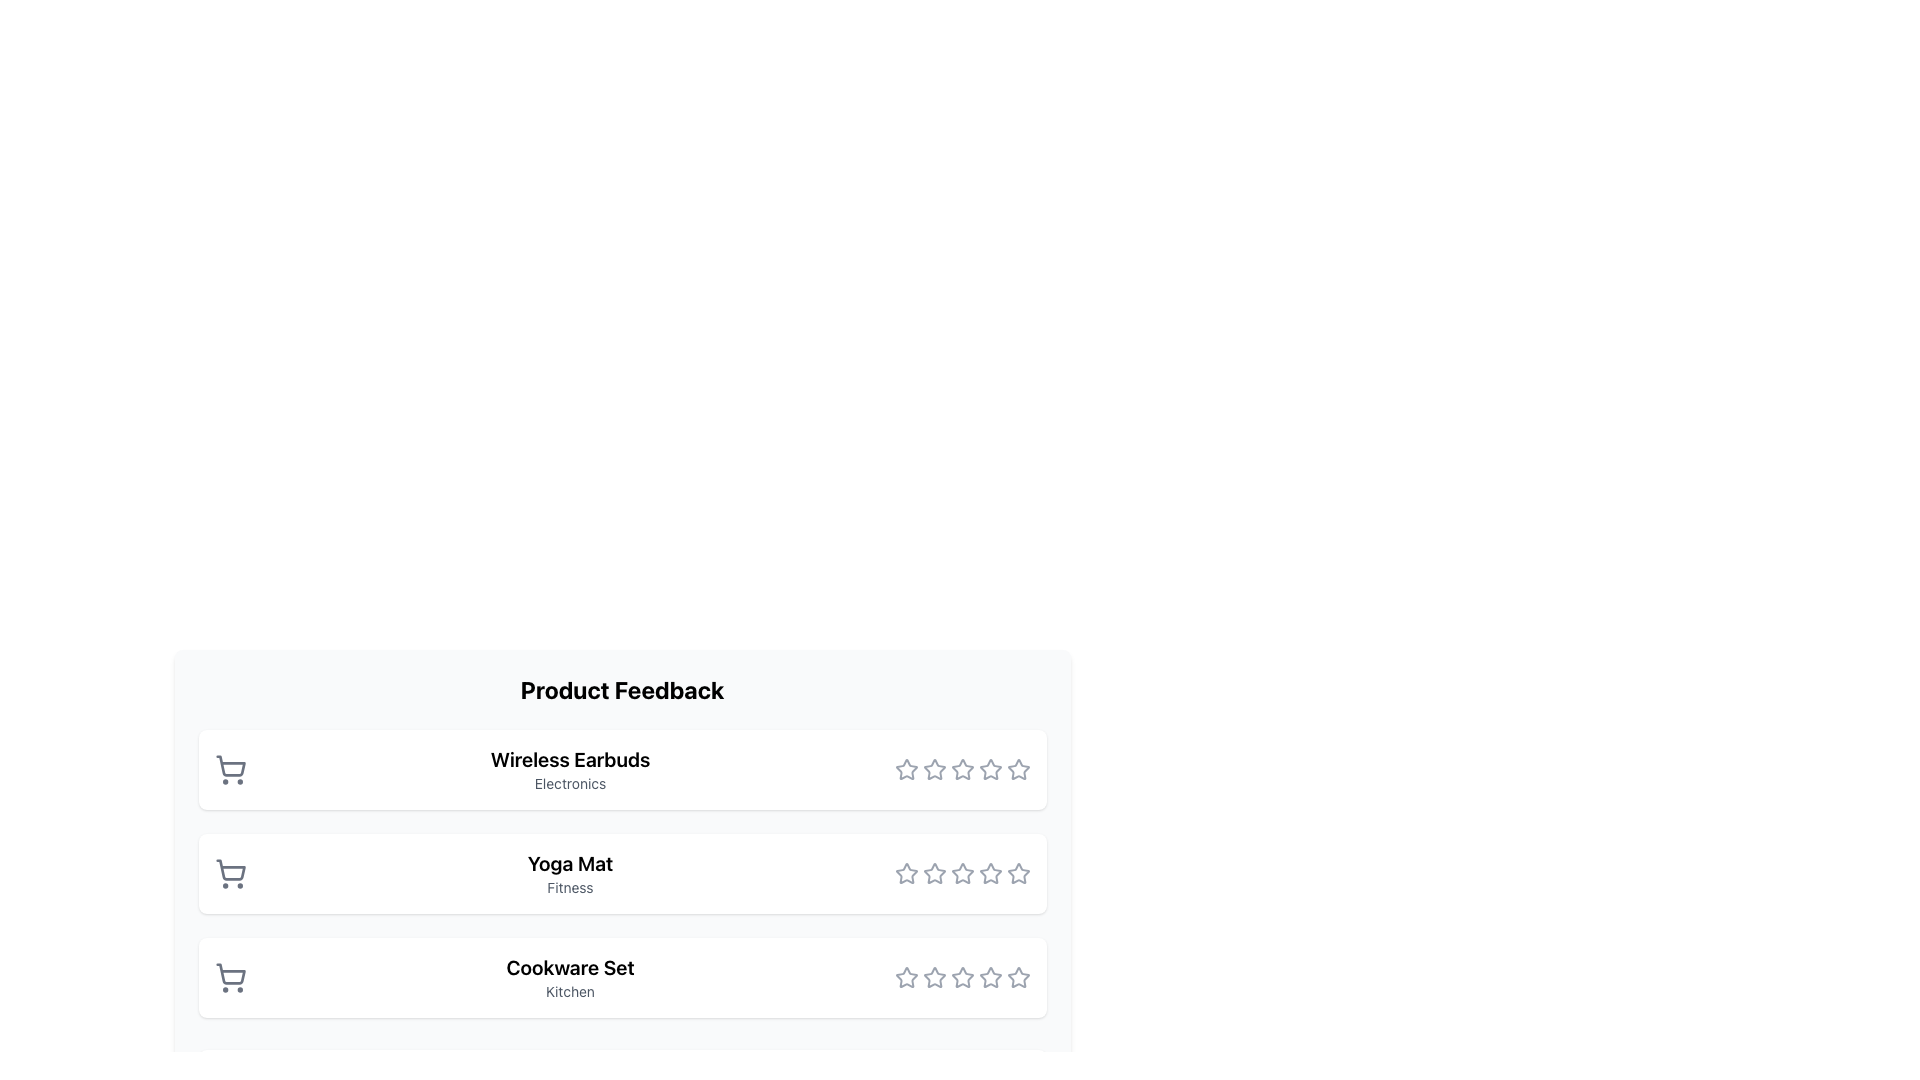  What do you see at coordinates (905, 767) in the screenshot?
I see `the first rating star icon for 'Wireless Earbuds' to register a rating` at bounding box center [905, 767].